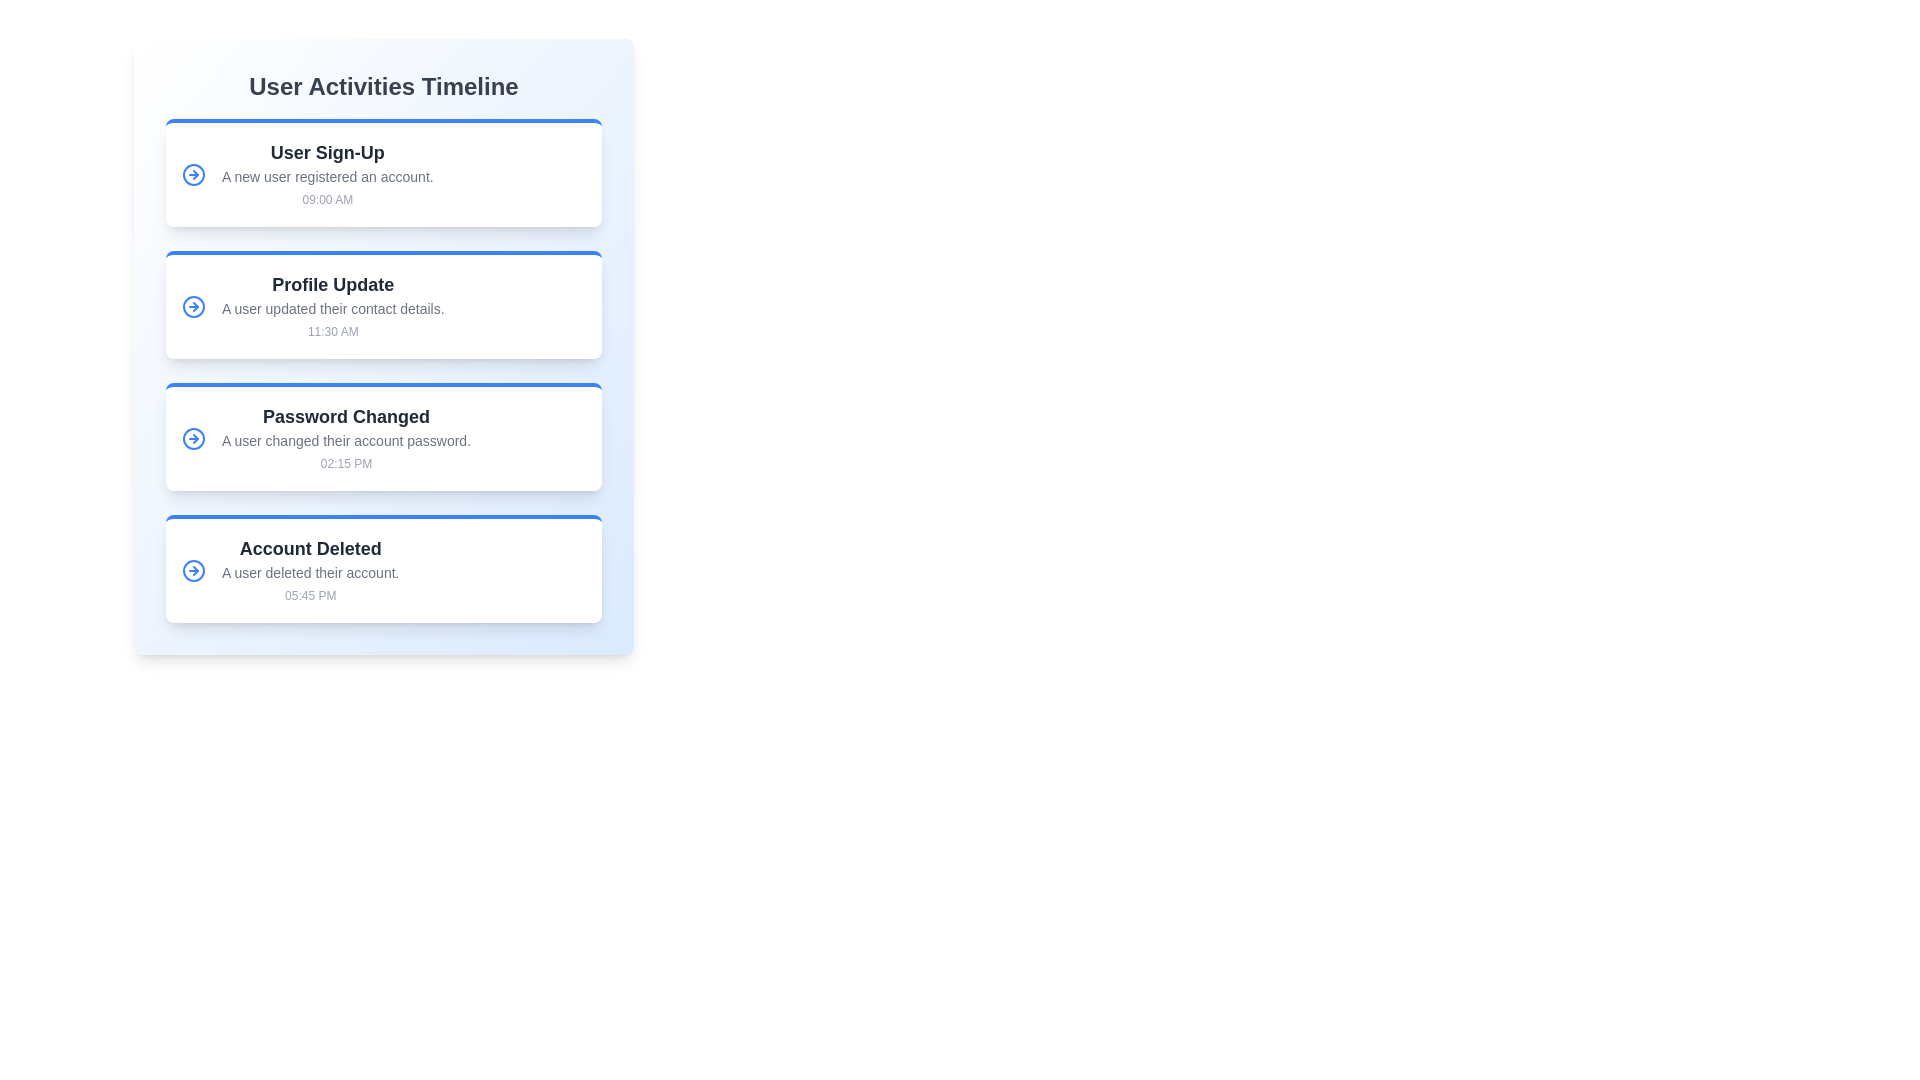 This screenshot has height=1080, width=1920. What do you see at coordinates (193, 438) in the screenshot?
I see `the circle icon with a blue outline and a right-pointing arrow, which is located to the left of the 'Password Changed' label in the timeline interface` at bounding box center [193, 438].